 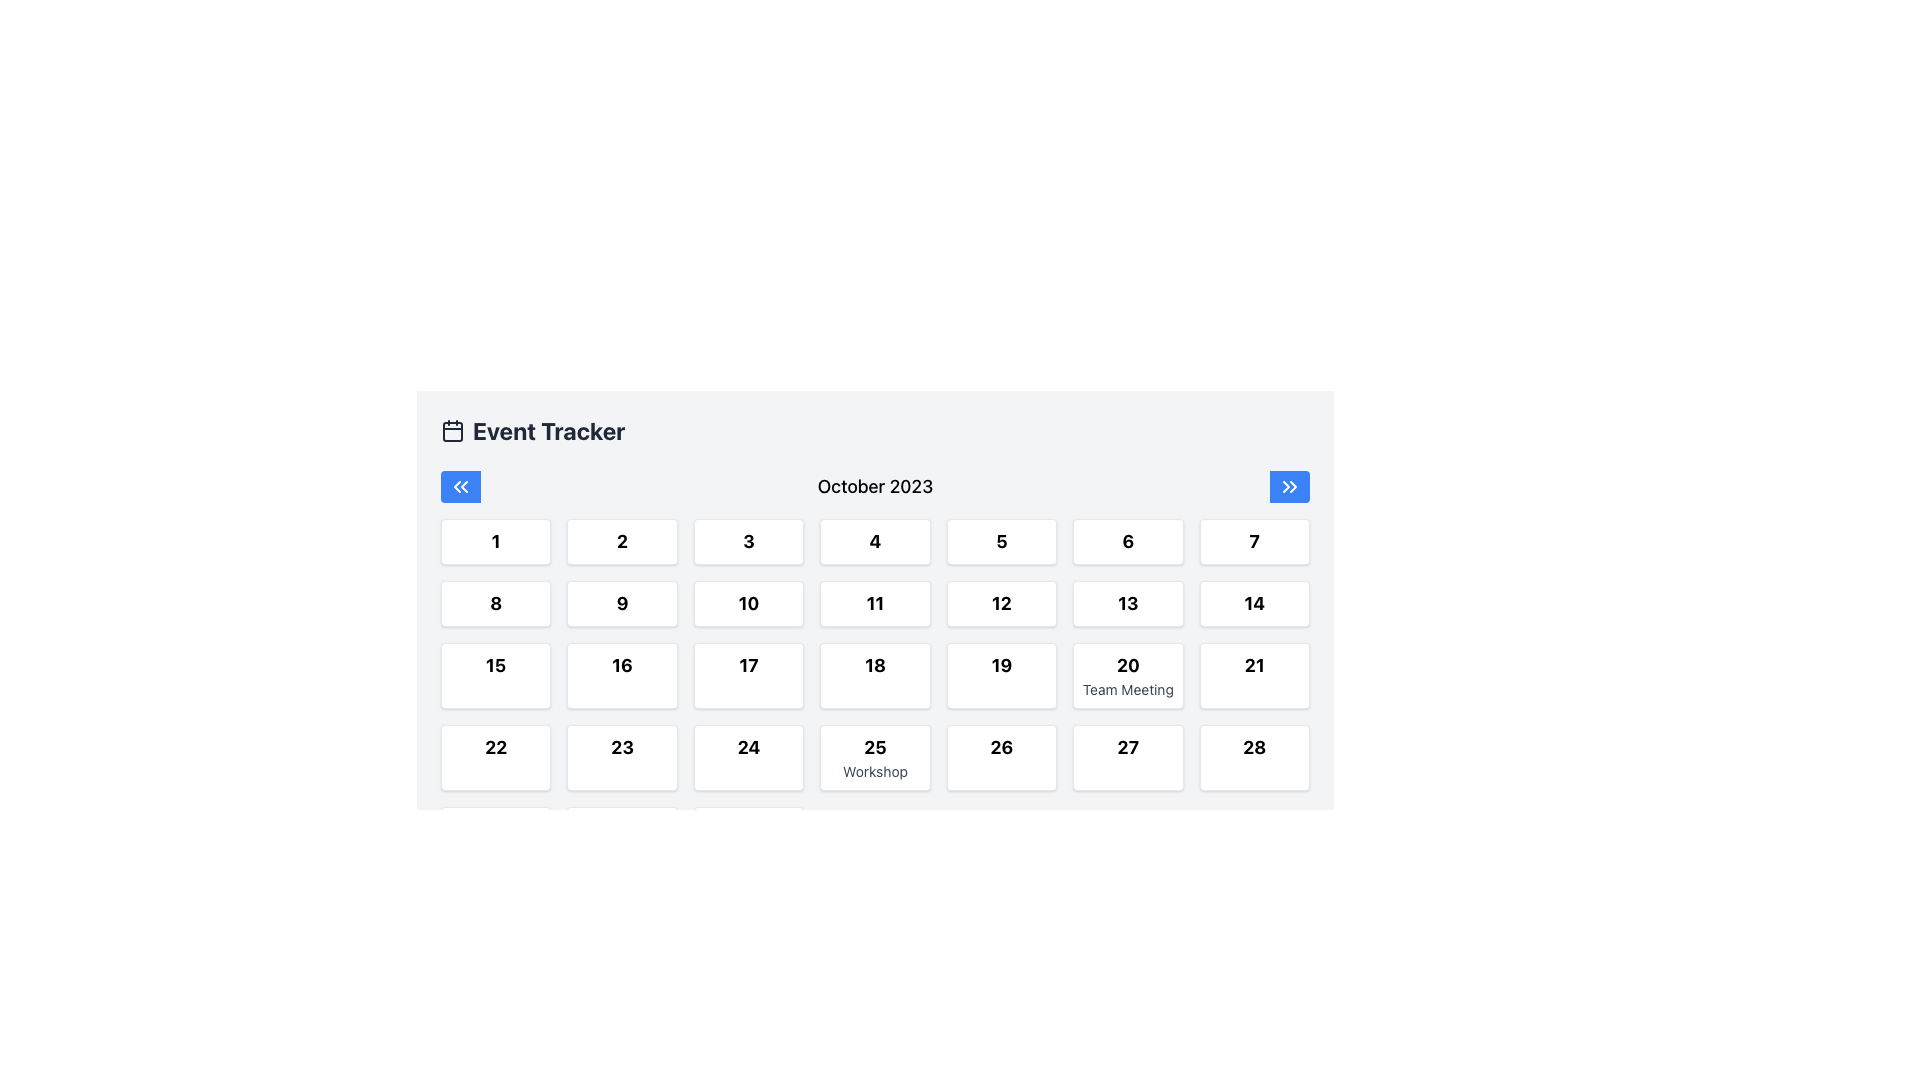 I want to click on the blue button with white text on the left side of the header section of the calendar's navigation bar, so click(x=459, y=486).